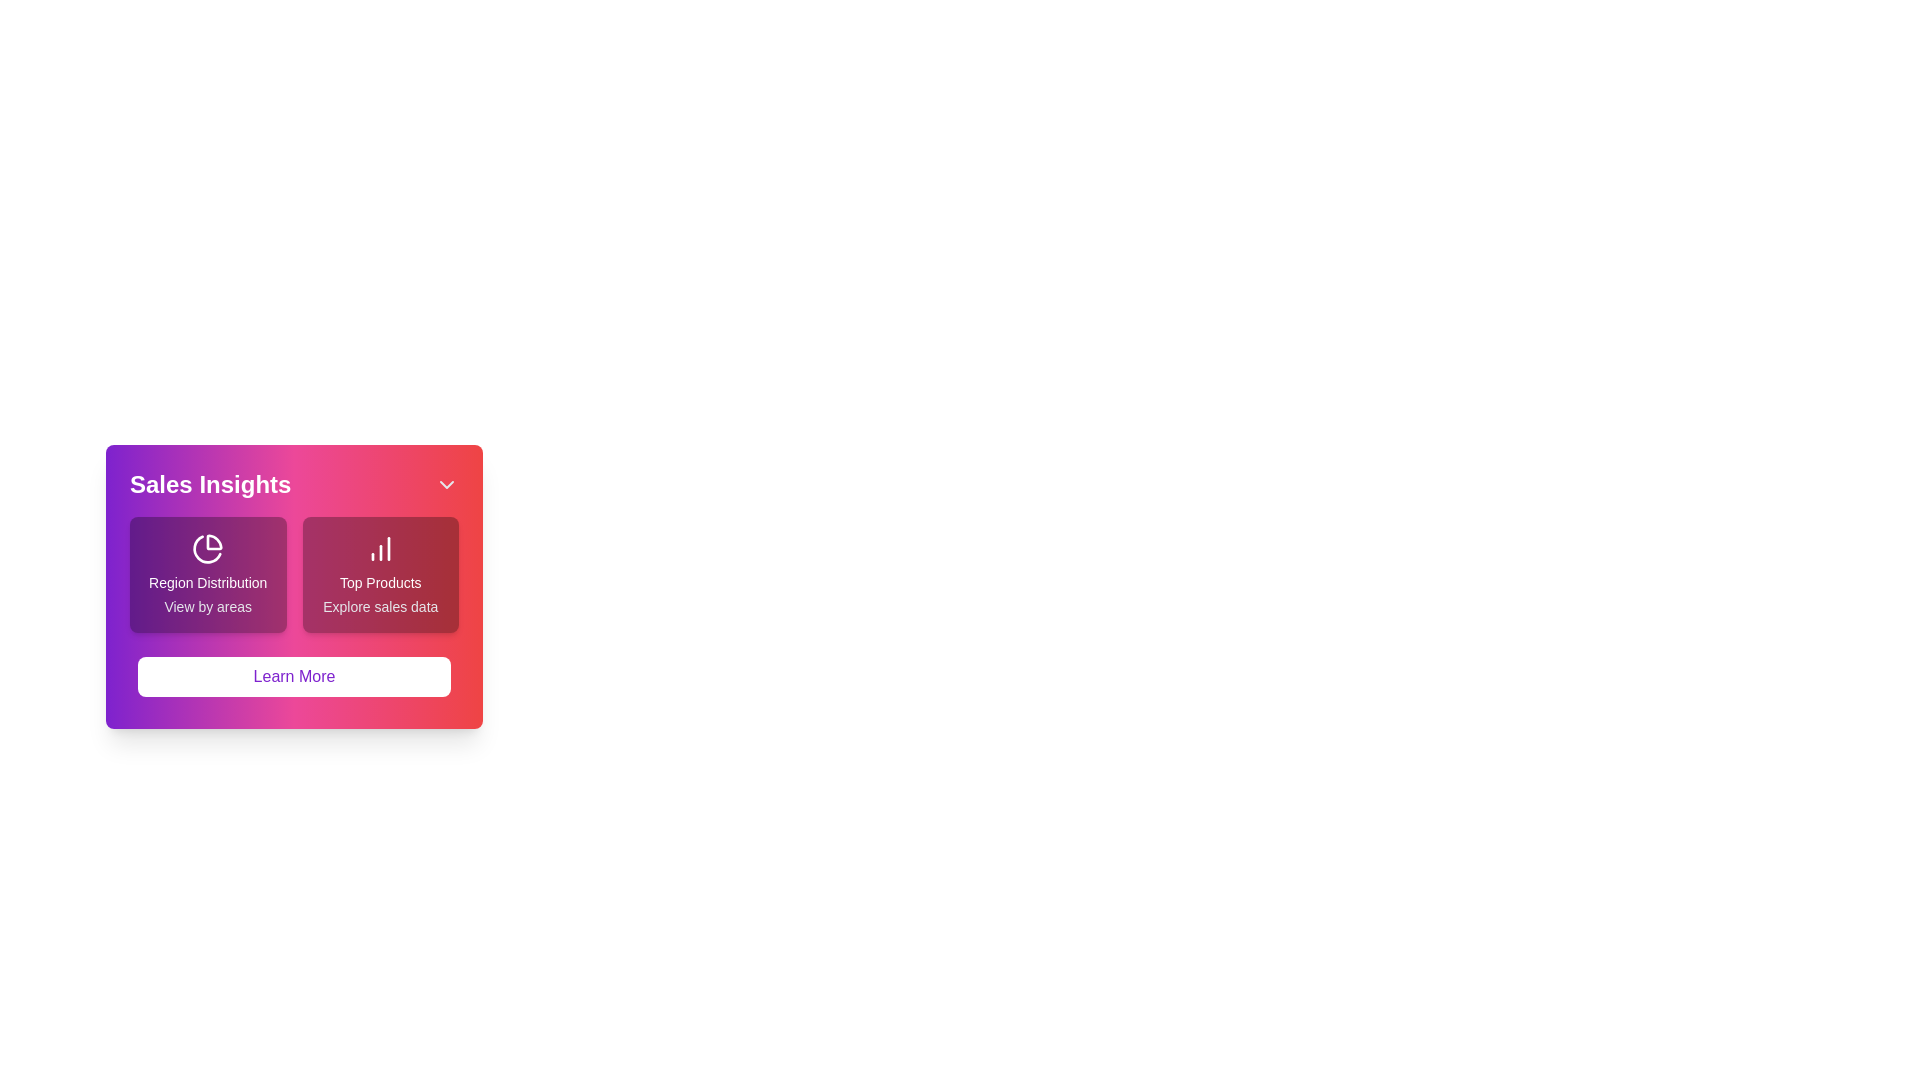  I want to click on the 'Sales Insights' header element, so click(293, 485).